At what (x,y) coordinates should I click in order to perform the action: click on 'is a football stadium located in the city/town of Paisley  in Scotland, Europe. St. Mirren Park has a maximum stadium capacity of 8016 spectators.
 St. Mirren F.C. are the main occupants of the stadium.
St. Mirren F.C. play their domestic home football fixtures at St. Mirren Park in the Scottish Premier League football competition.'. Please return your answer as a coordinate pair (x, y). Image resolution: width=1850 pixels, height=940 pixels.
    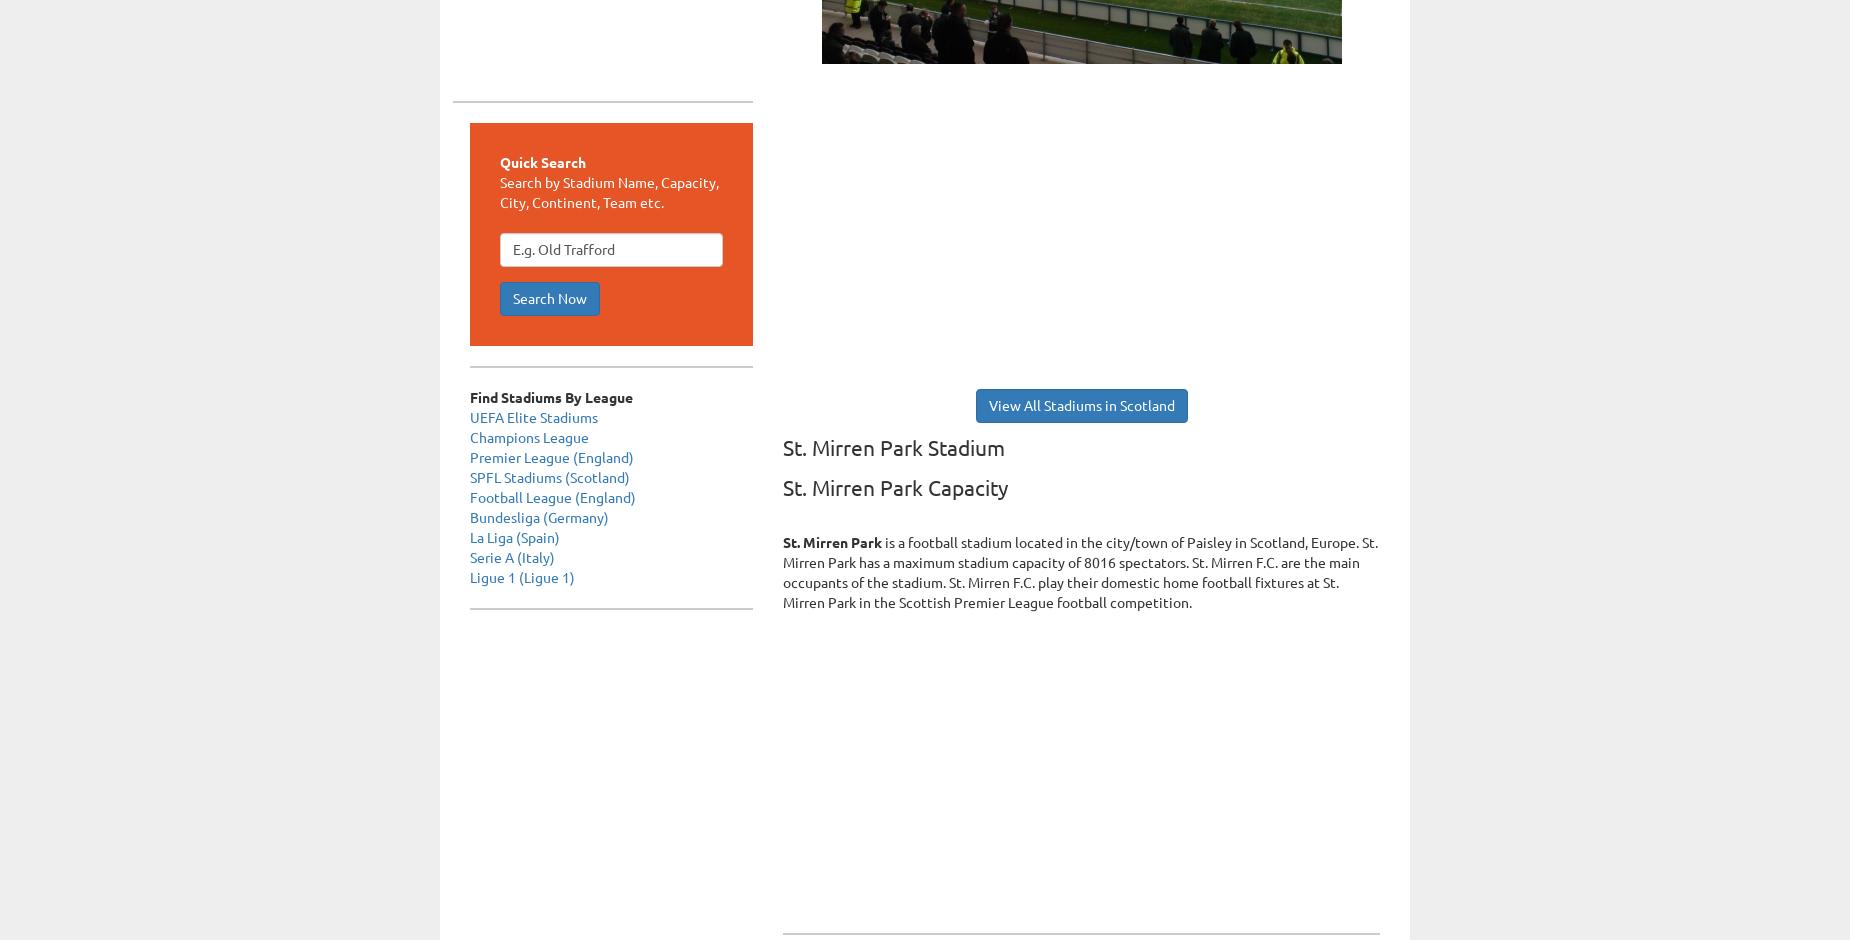
    Looking at the image, I should click on (782, 573).